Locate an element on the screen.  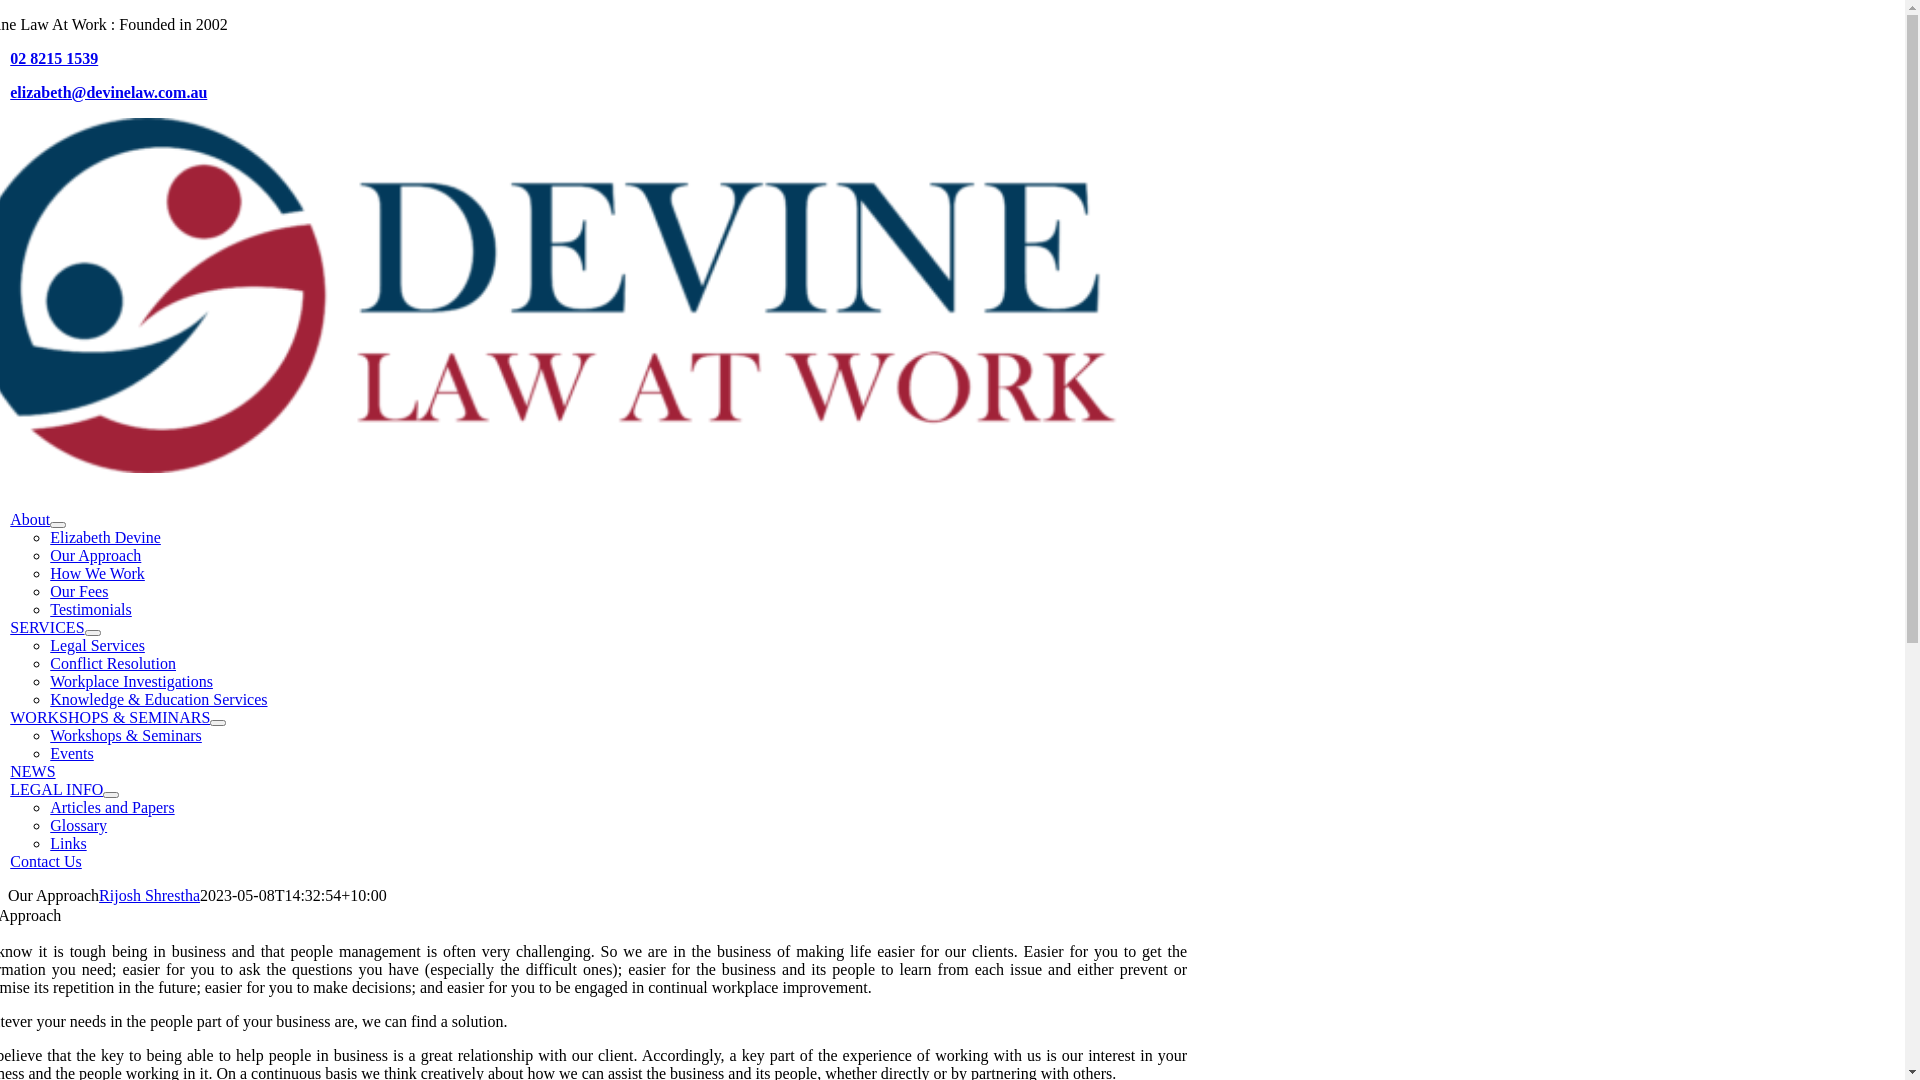
'LEGAL INFO' is located at coordinates (9, 788).